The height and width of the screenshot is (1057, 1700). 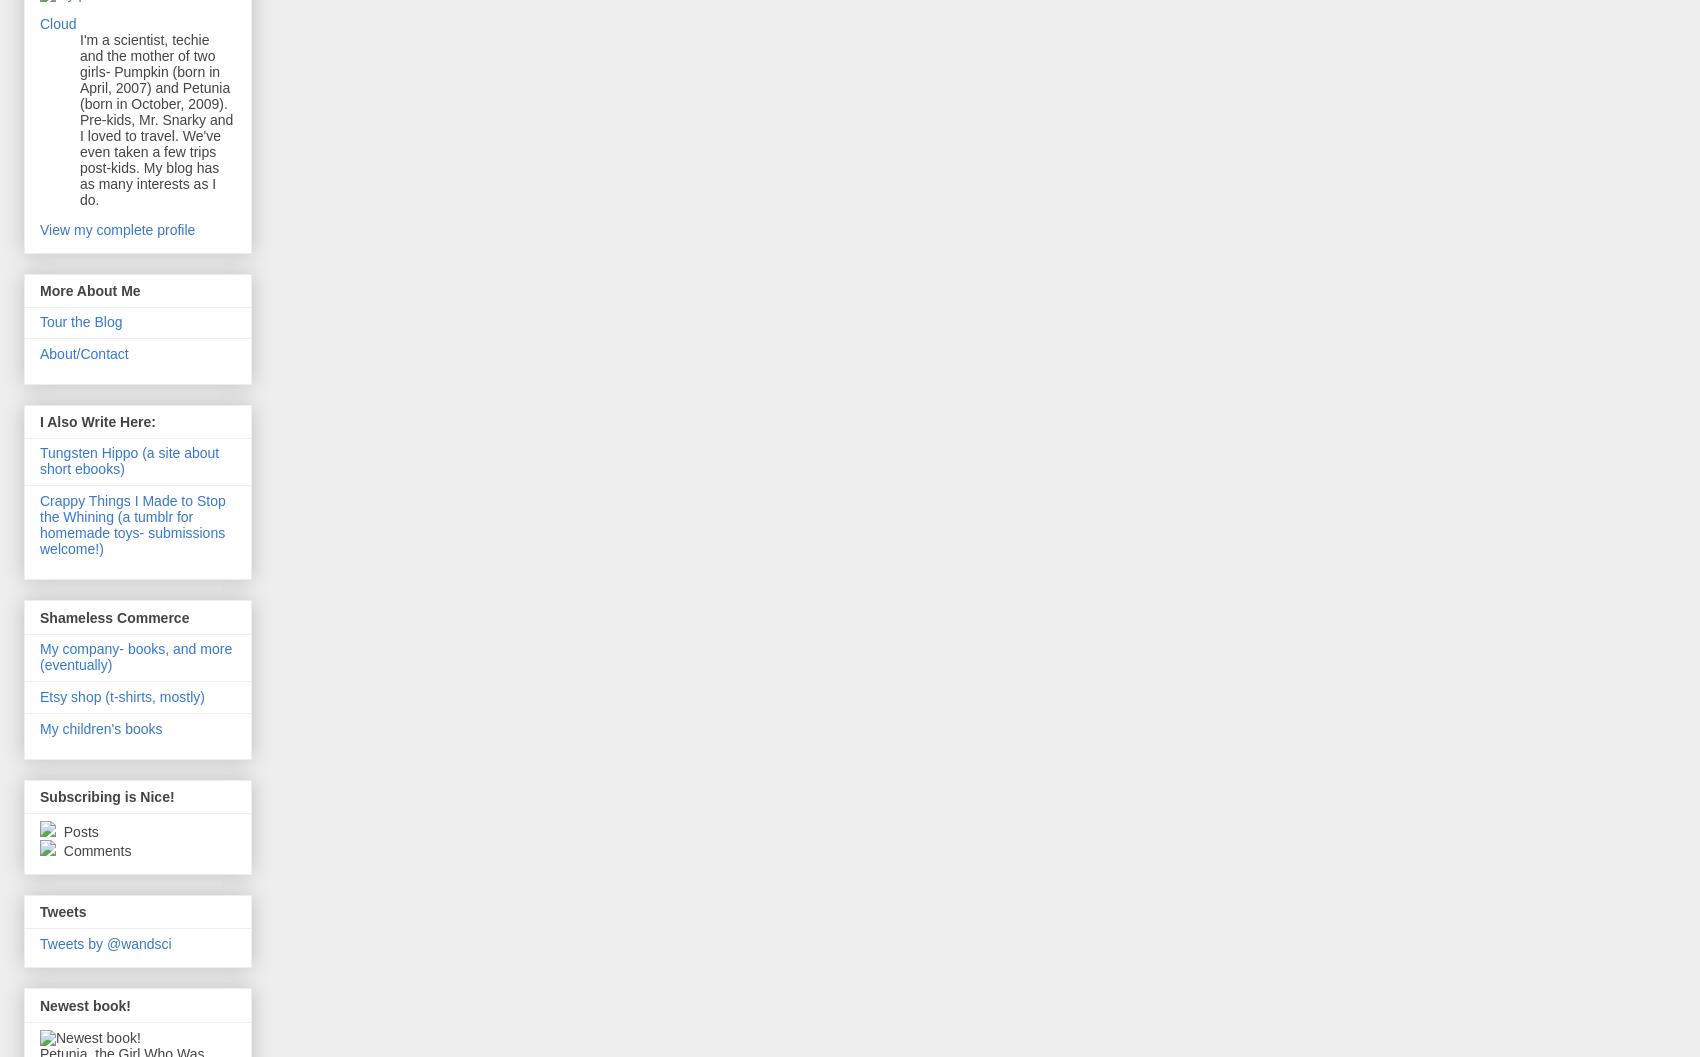 I want to click on 'Subscribing is Nice!', so click(x=106, y=796).